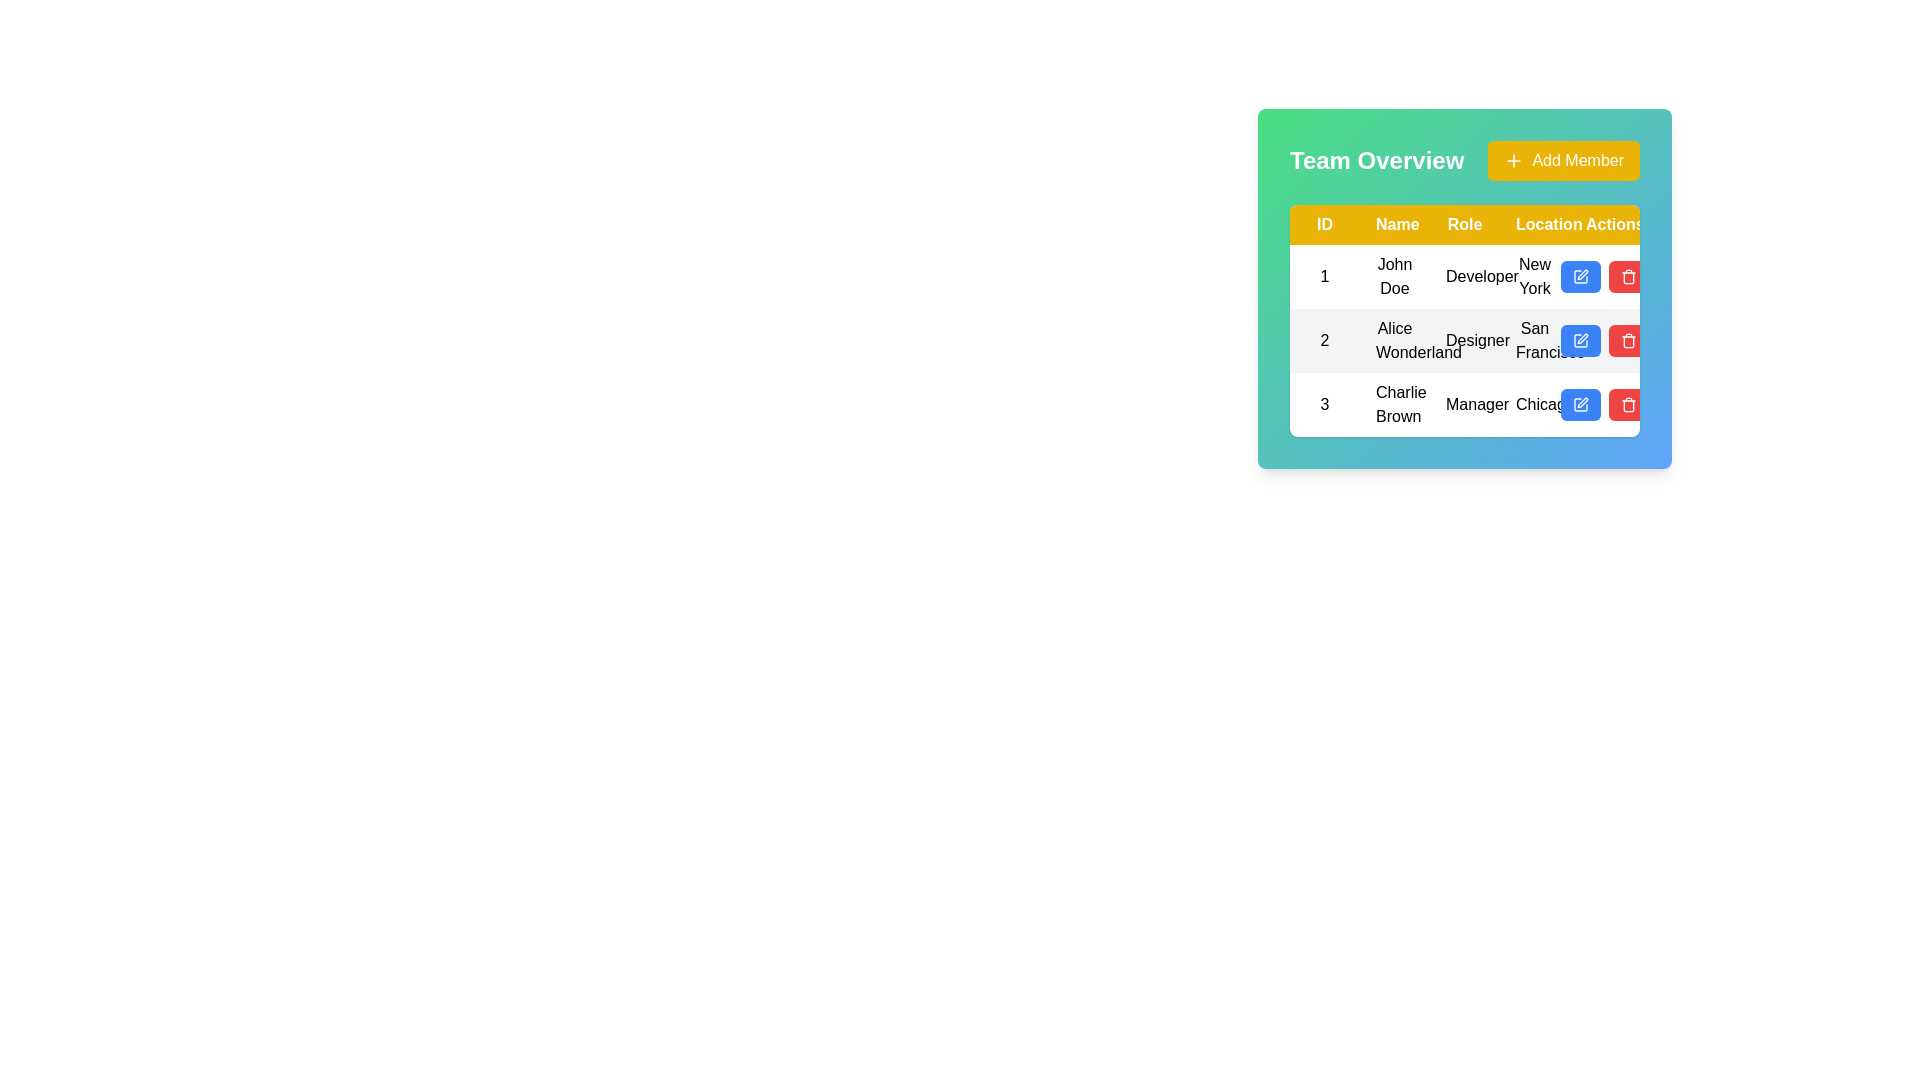  Describe the element at coordinates (1534, 277) in the screenshot. I see `the text element displaying 'New York' in the first row of the table, which is under the 'Location' column and appears to the right of the 'Role' column labeled 'Developer'` at that location.